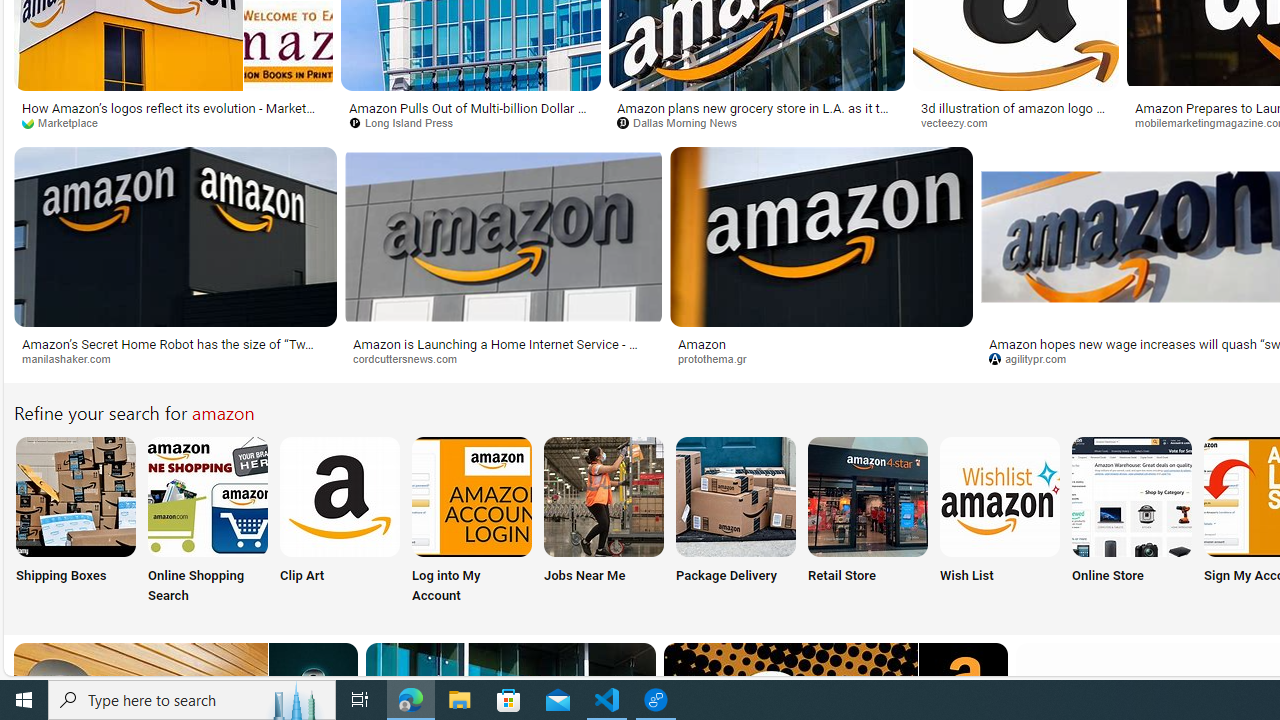 The image size is (1280, 720). I want to click on '3d illustration of amazon logo 18779928 PNG', so click(1015, 114).